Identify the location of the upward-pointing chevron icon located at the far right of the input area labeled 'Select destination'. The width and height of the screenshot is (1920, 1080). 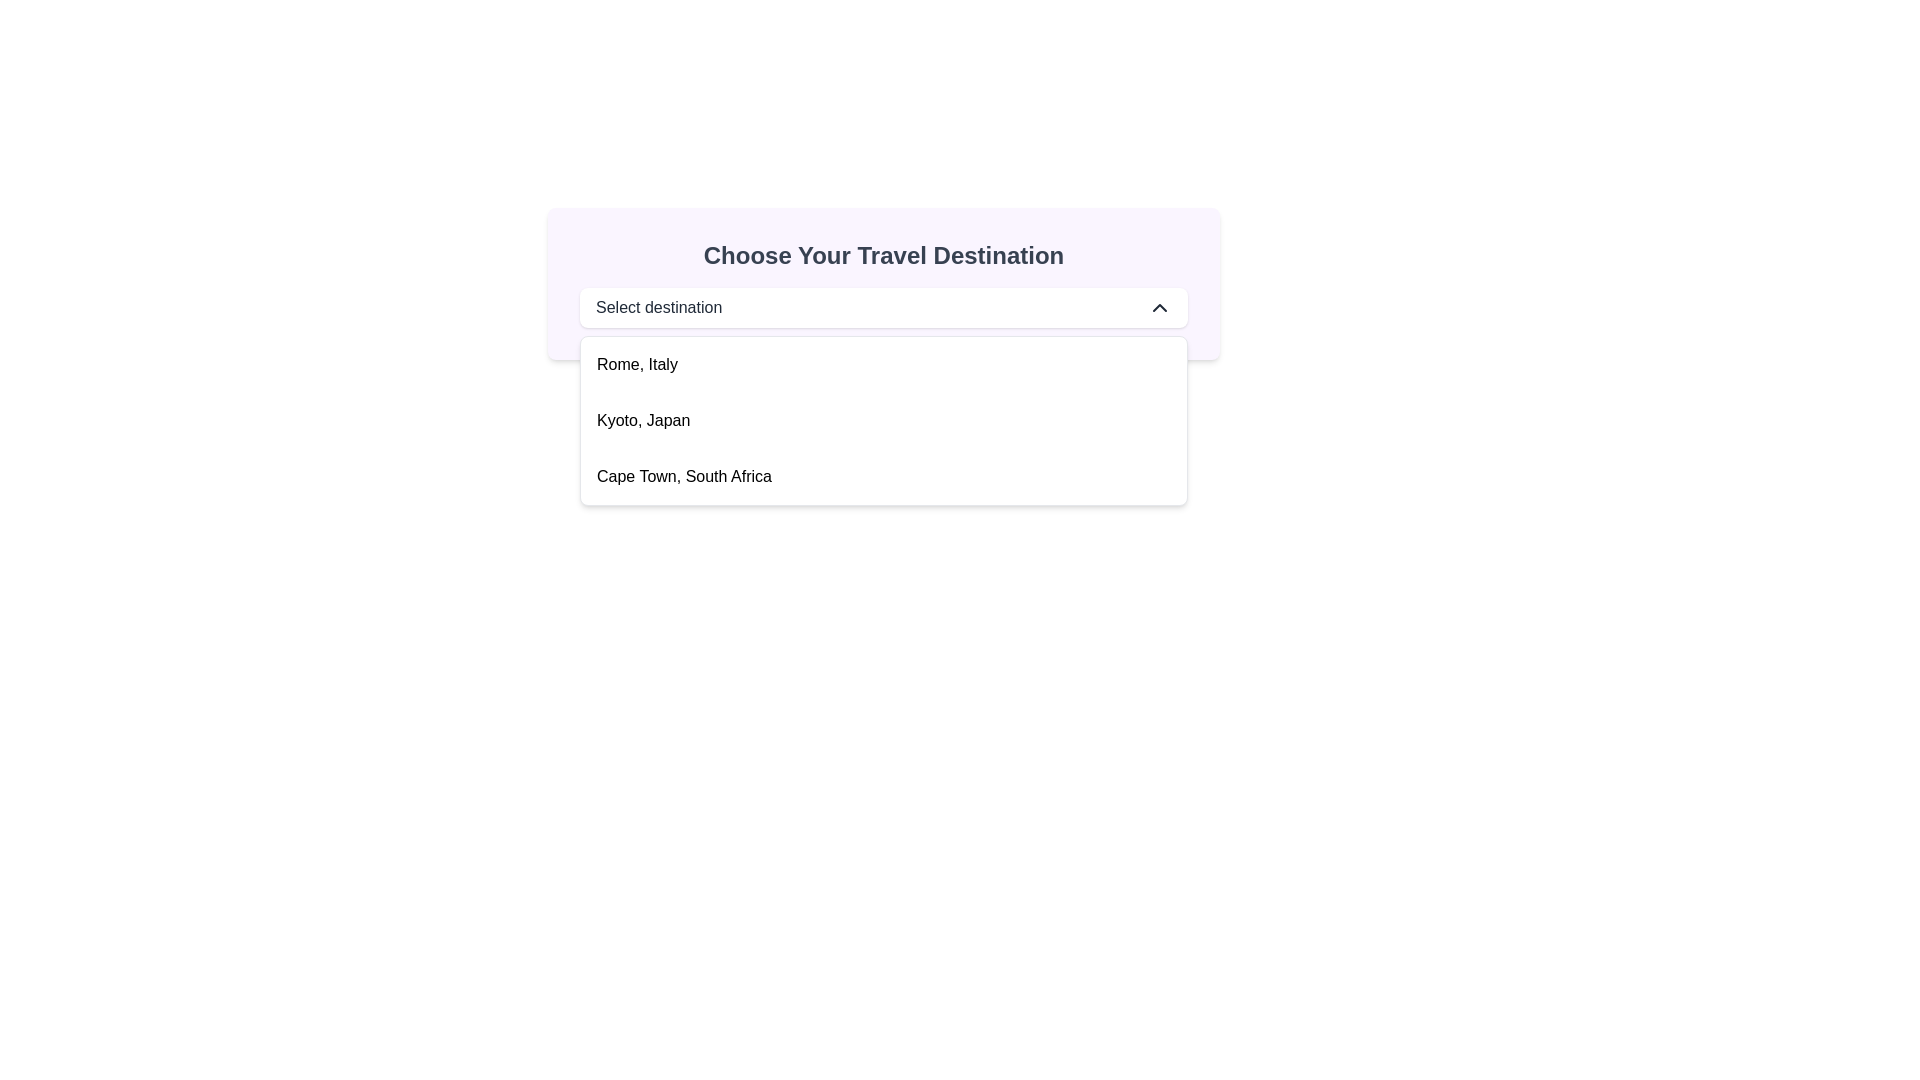
(1160, 308).